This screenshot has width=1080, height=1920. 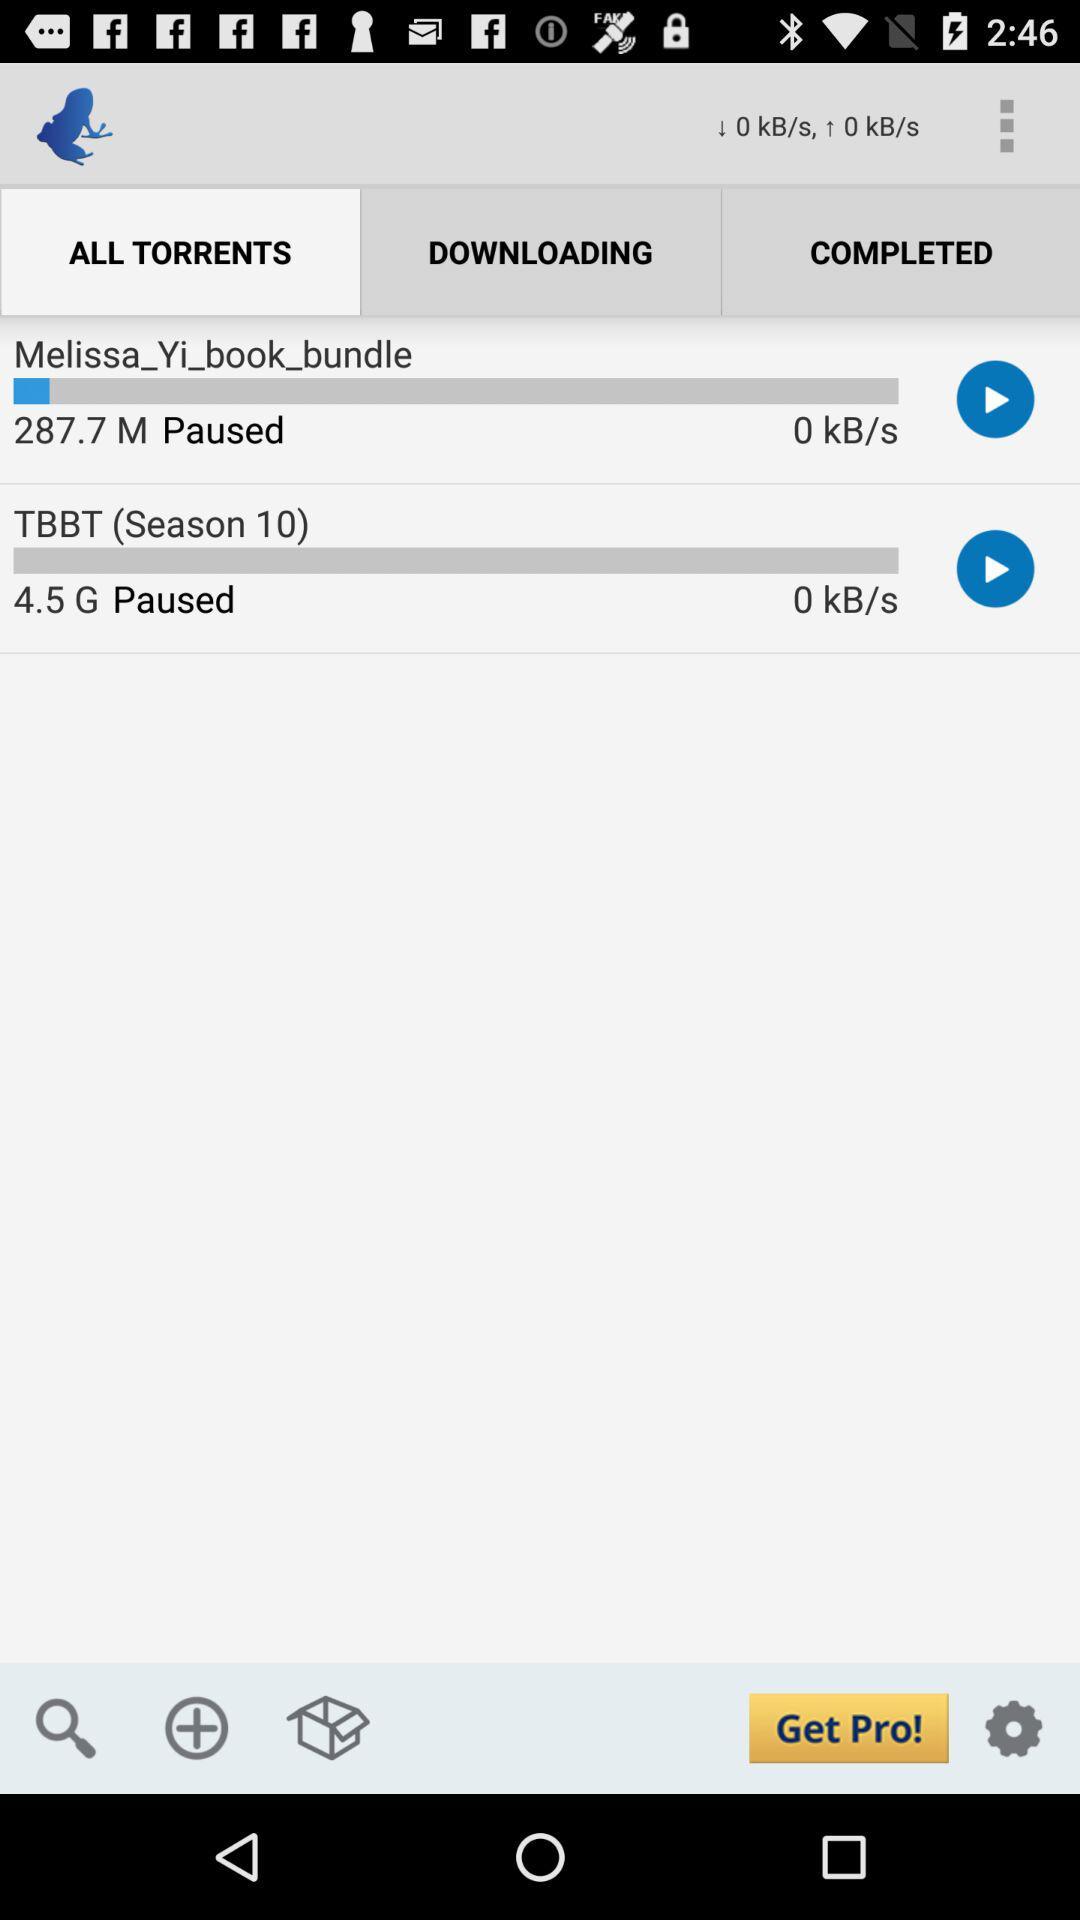 What do you see at coordinates (995, 567) in the screenshot?
I see `tbbt season 10` at bounding box center [995, 567].